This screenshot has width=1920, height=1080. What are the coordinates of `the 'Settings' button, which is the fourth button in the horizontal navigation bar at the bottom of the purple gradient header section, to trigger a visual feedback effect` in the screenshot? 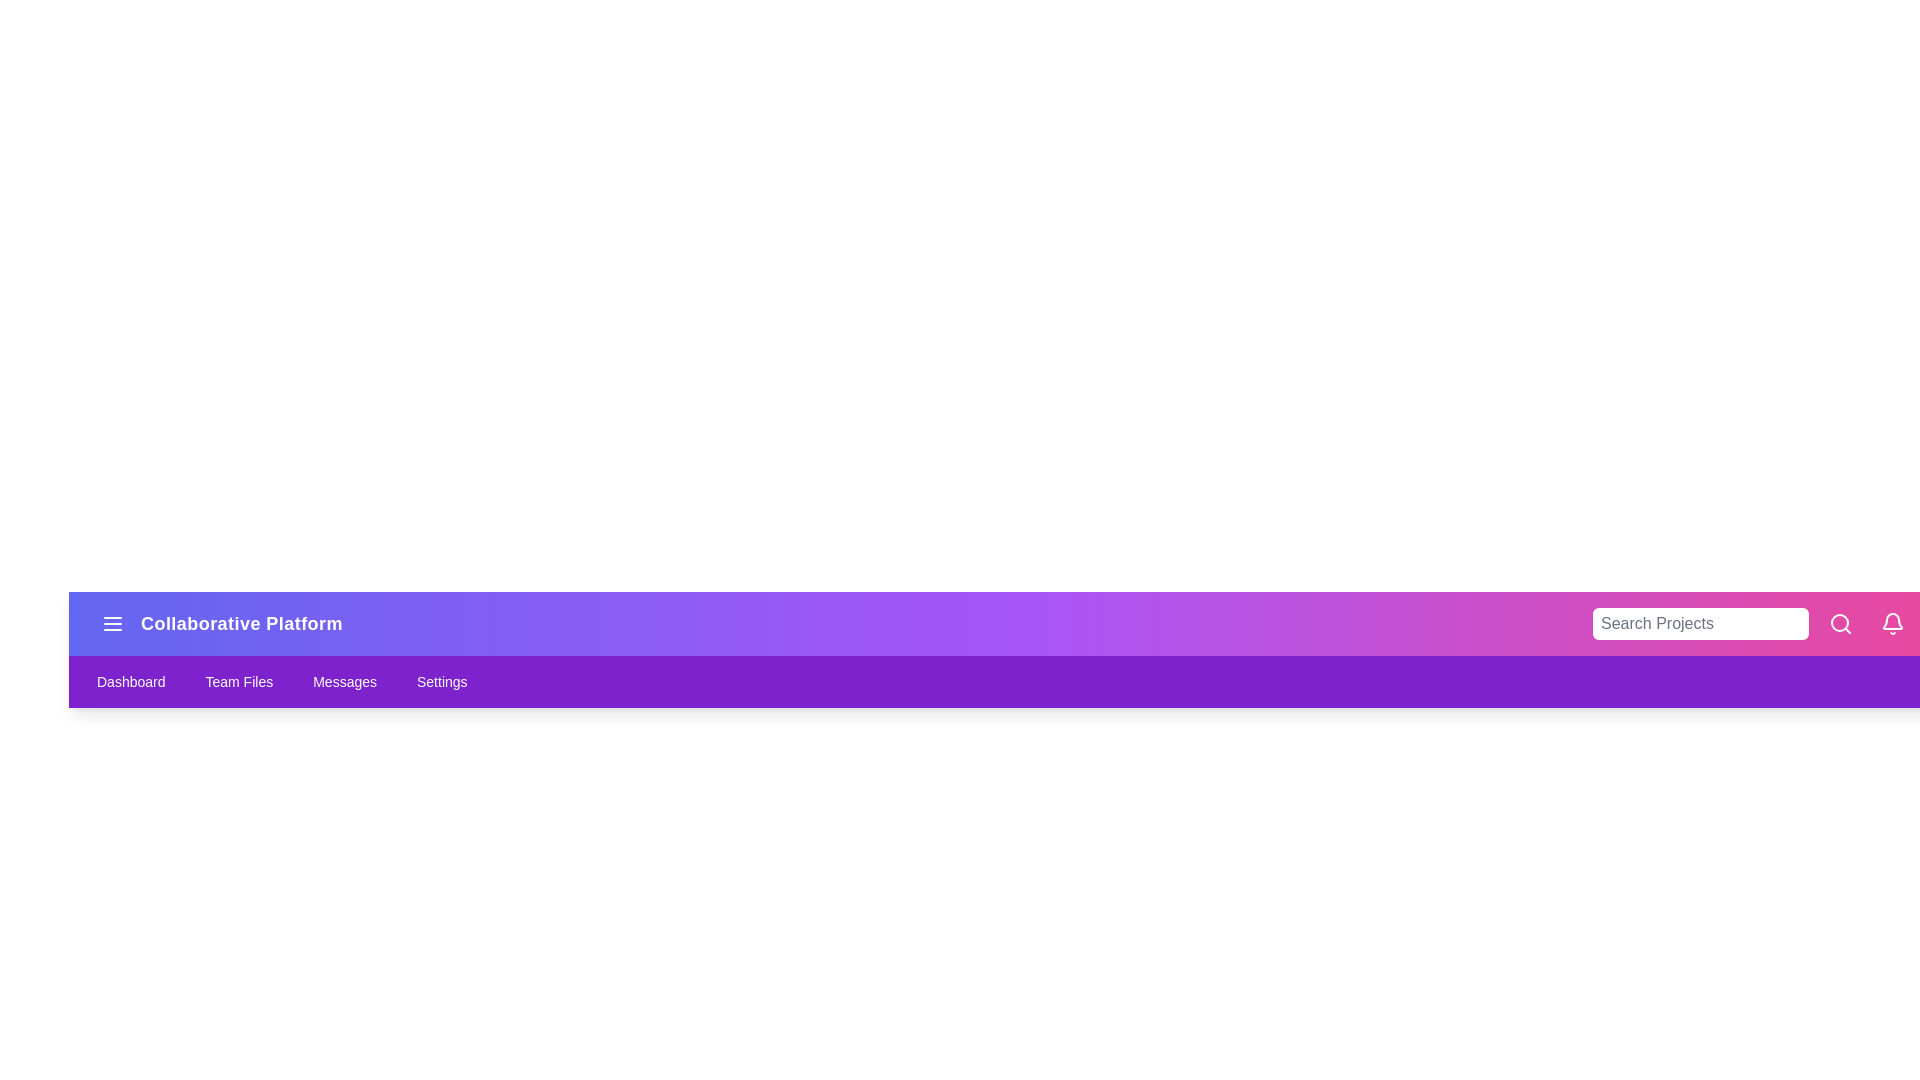 It's located at (441, 681).